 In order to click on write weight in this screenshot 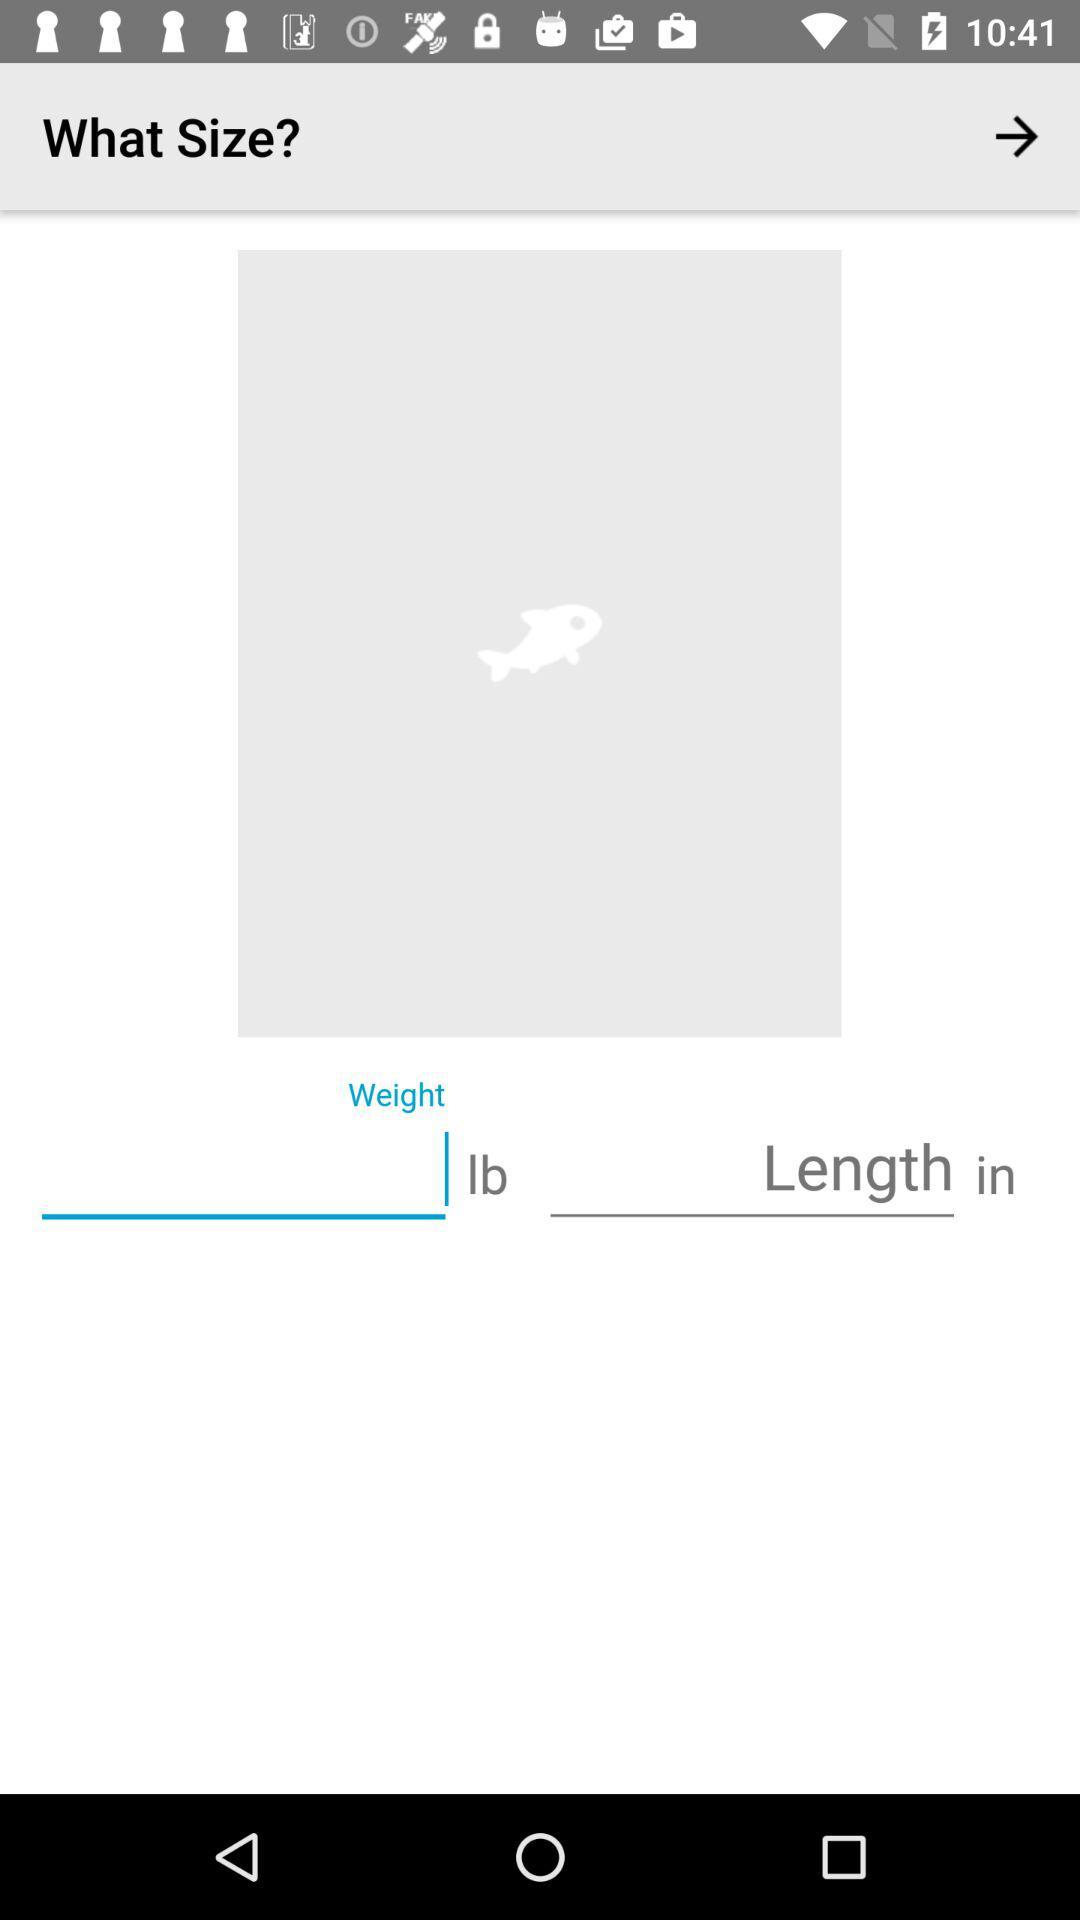, I will do `click(242, 1171)`.